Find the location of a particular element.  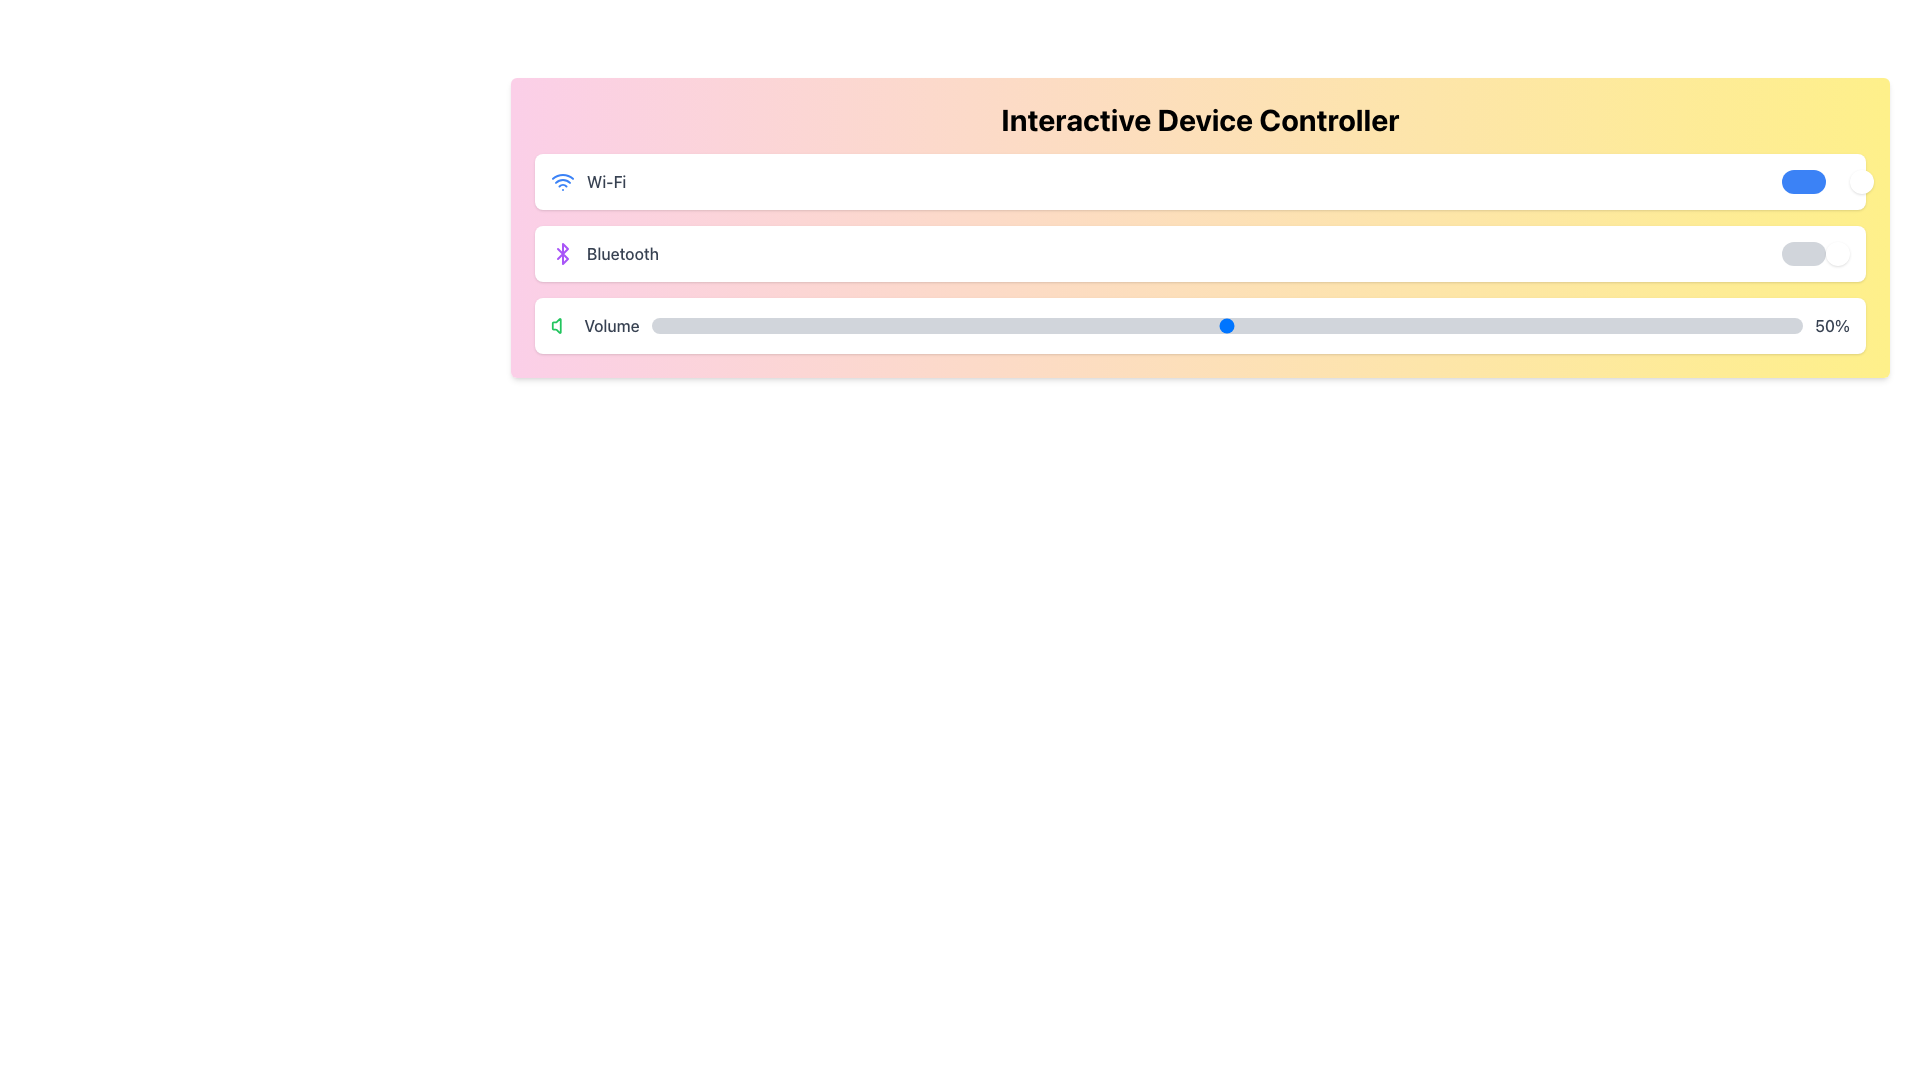

the toggle switch for Bluetooth settings is located at coordinates (1815, 253).